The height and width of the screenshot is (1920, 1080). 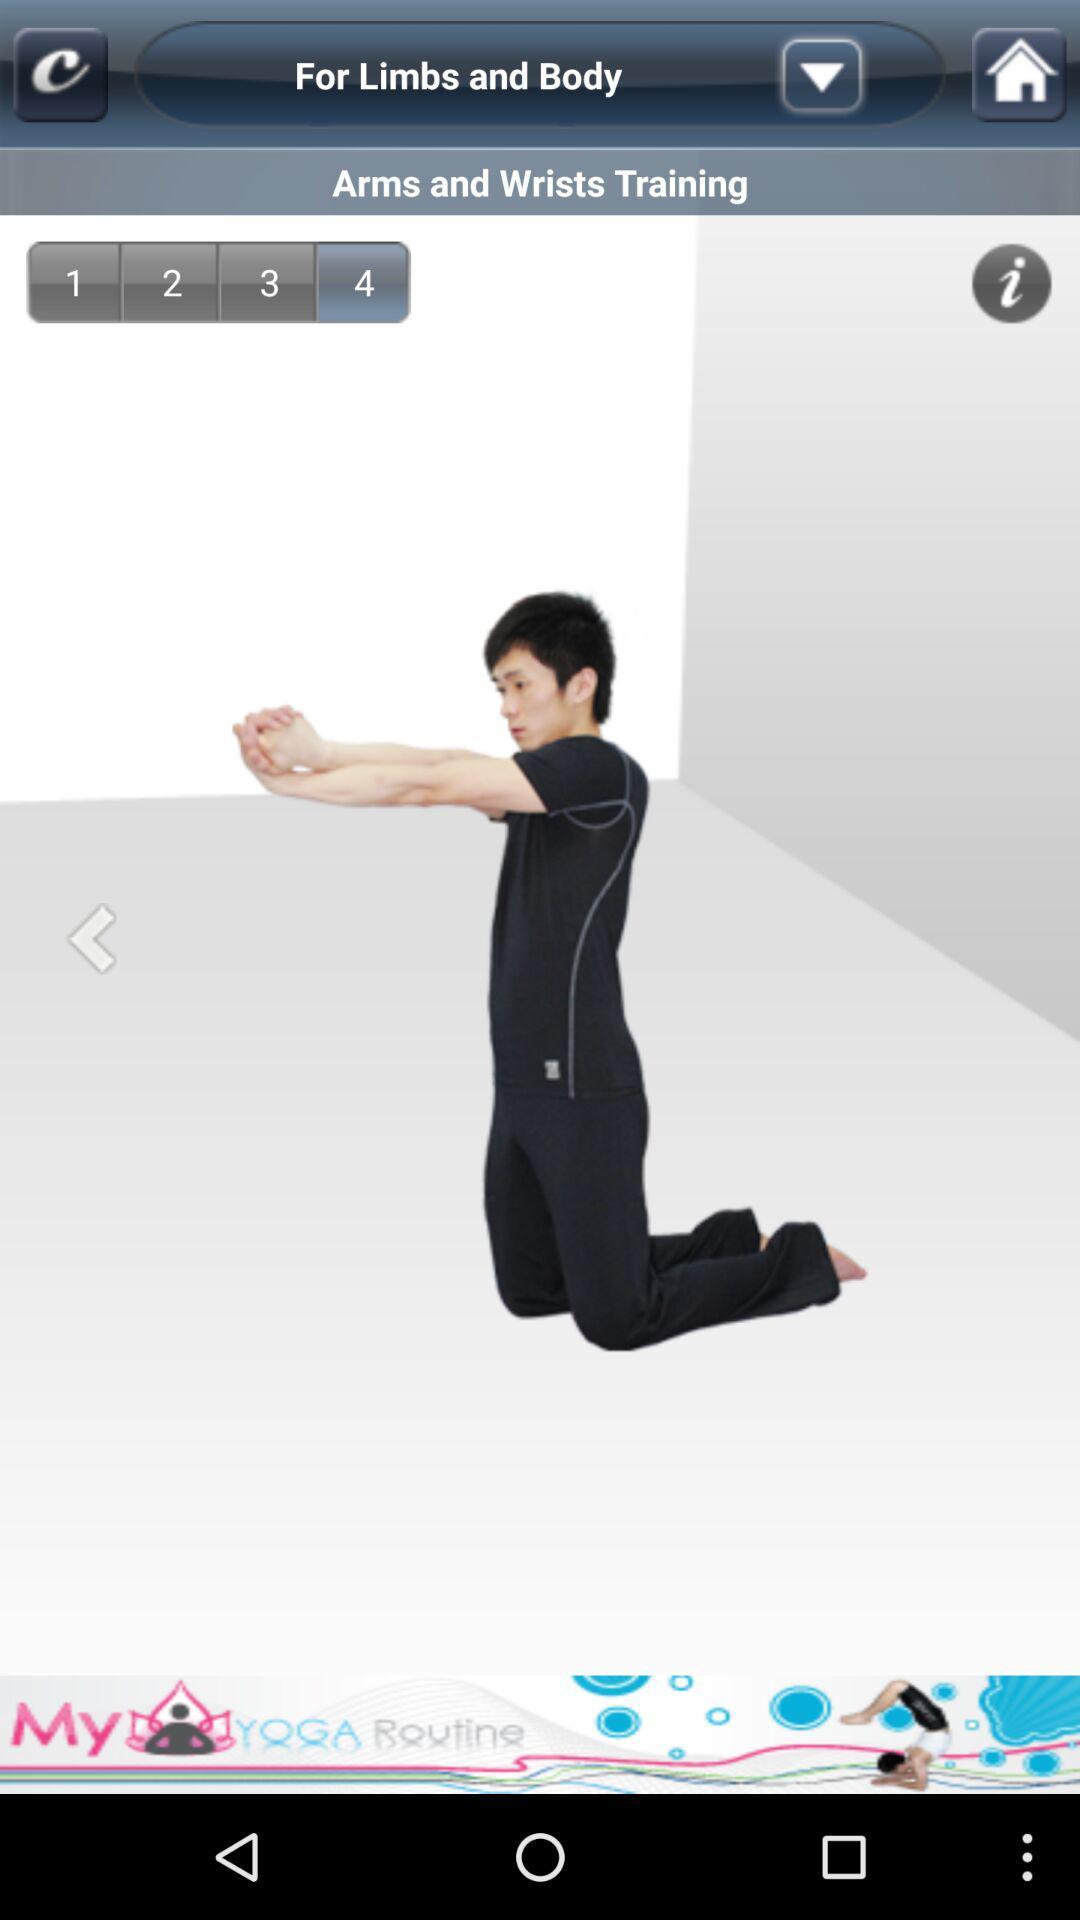 What do you see at coordinates (853, 75) in the screenshot?
I see `item above arms and wrists app` at bounding box center [853, 75].